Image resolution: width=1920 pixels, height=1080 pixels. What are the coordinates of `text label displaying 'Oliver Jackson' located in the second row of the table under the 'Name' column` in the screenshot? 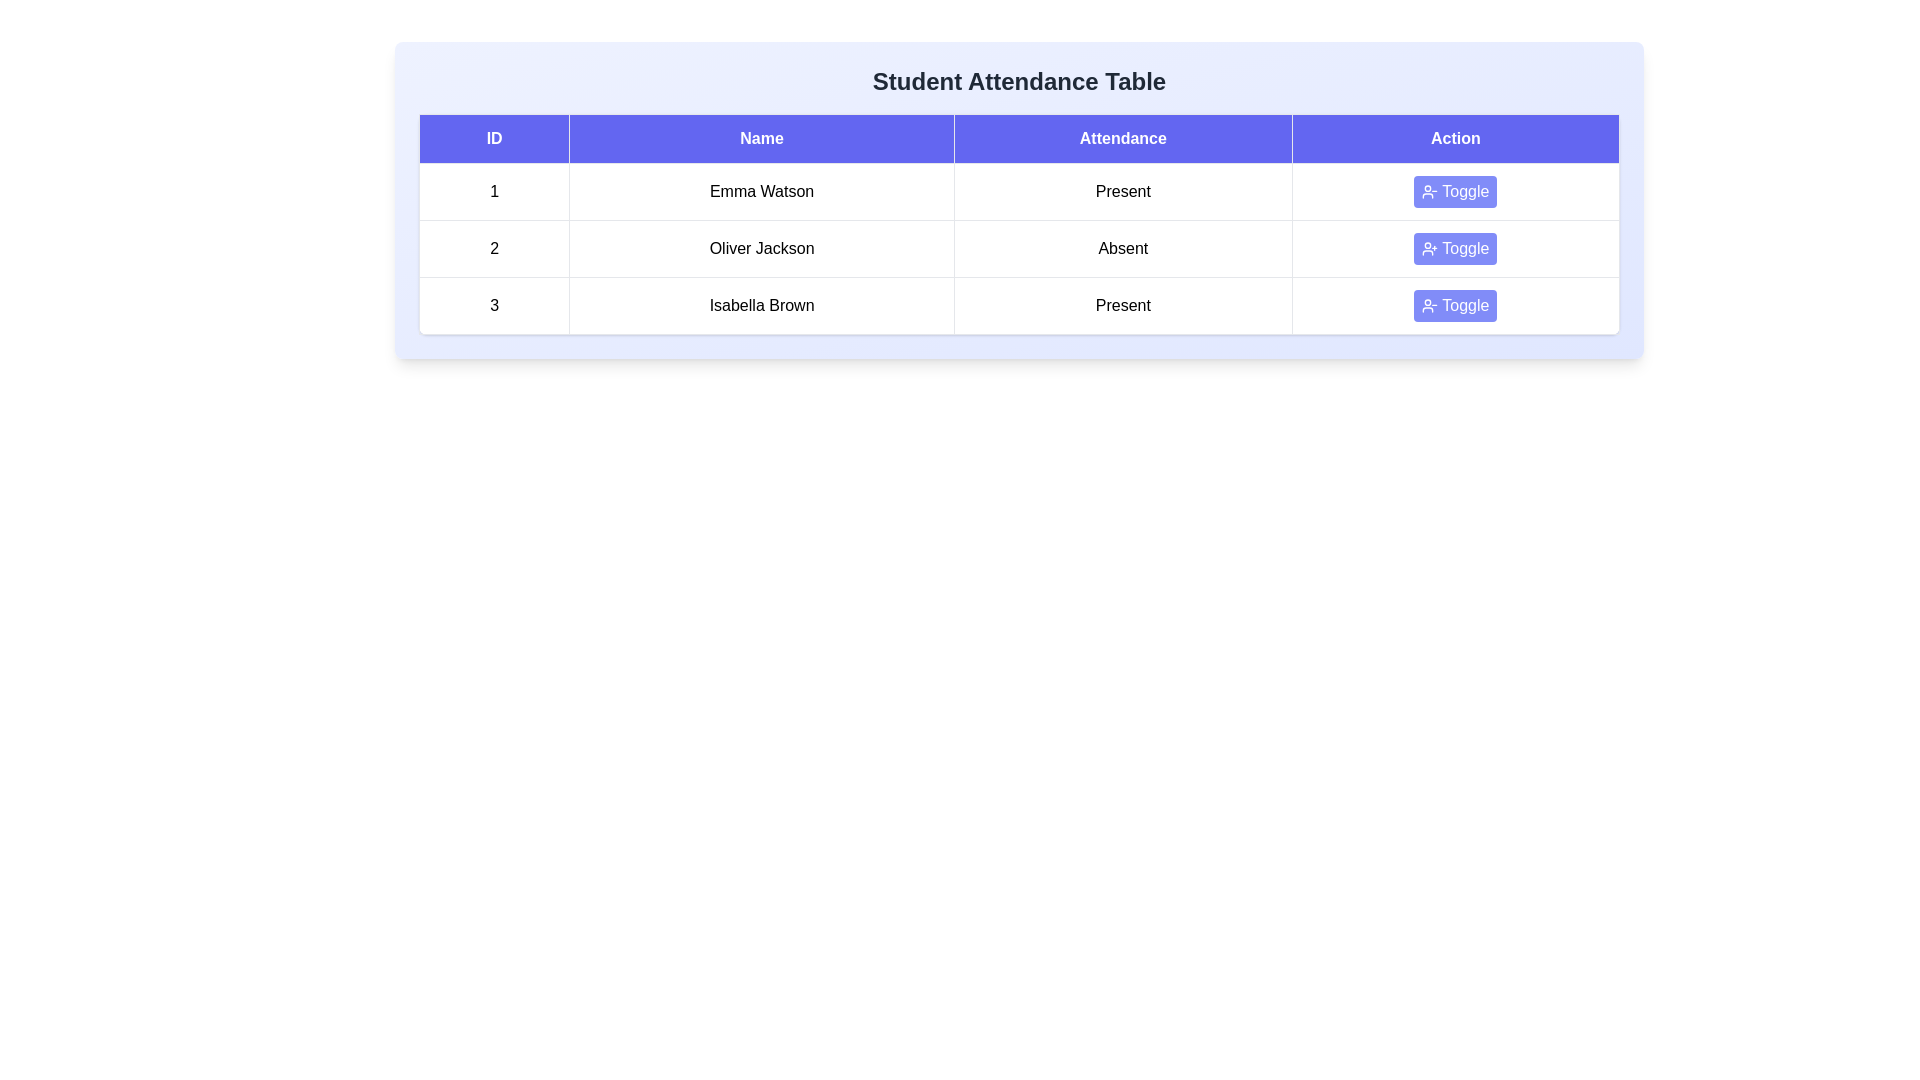 It's located at (761, 248).